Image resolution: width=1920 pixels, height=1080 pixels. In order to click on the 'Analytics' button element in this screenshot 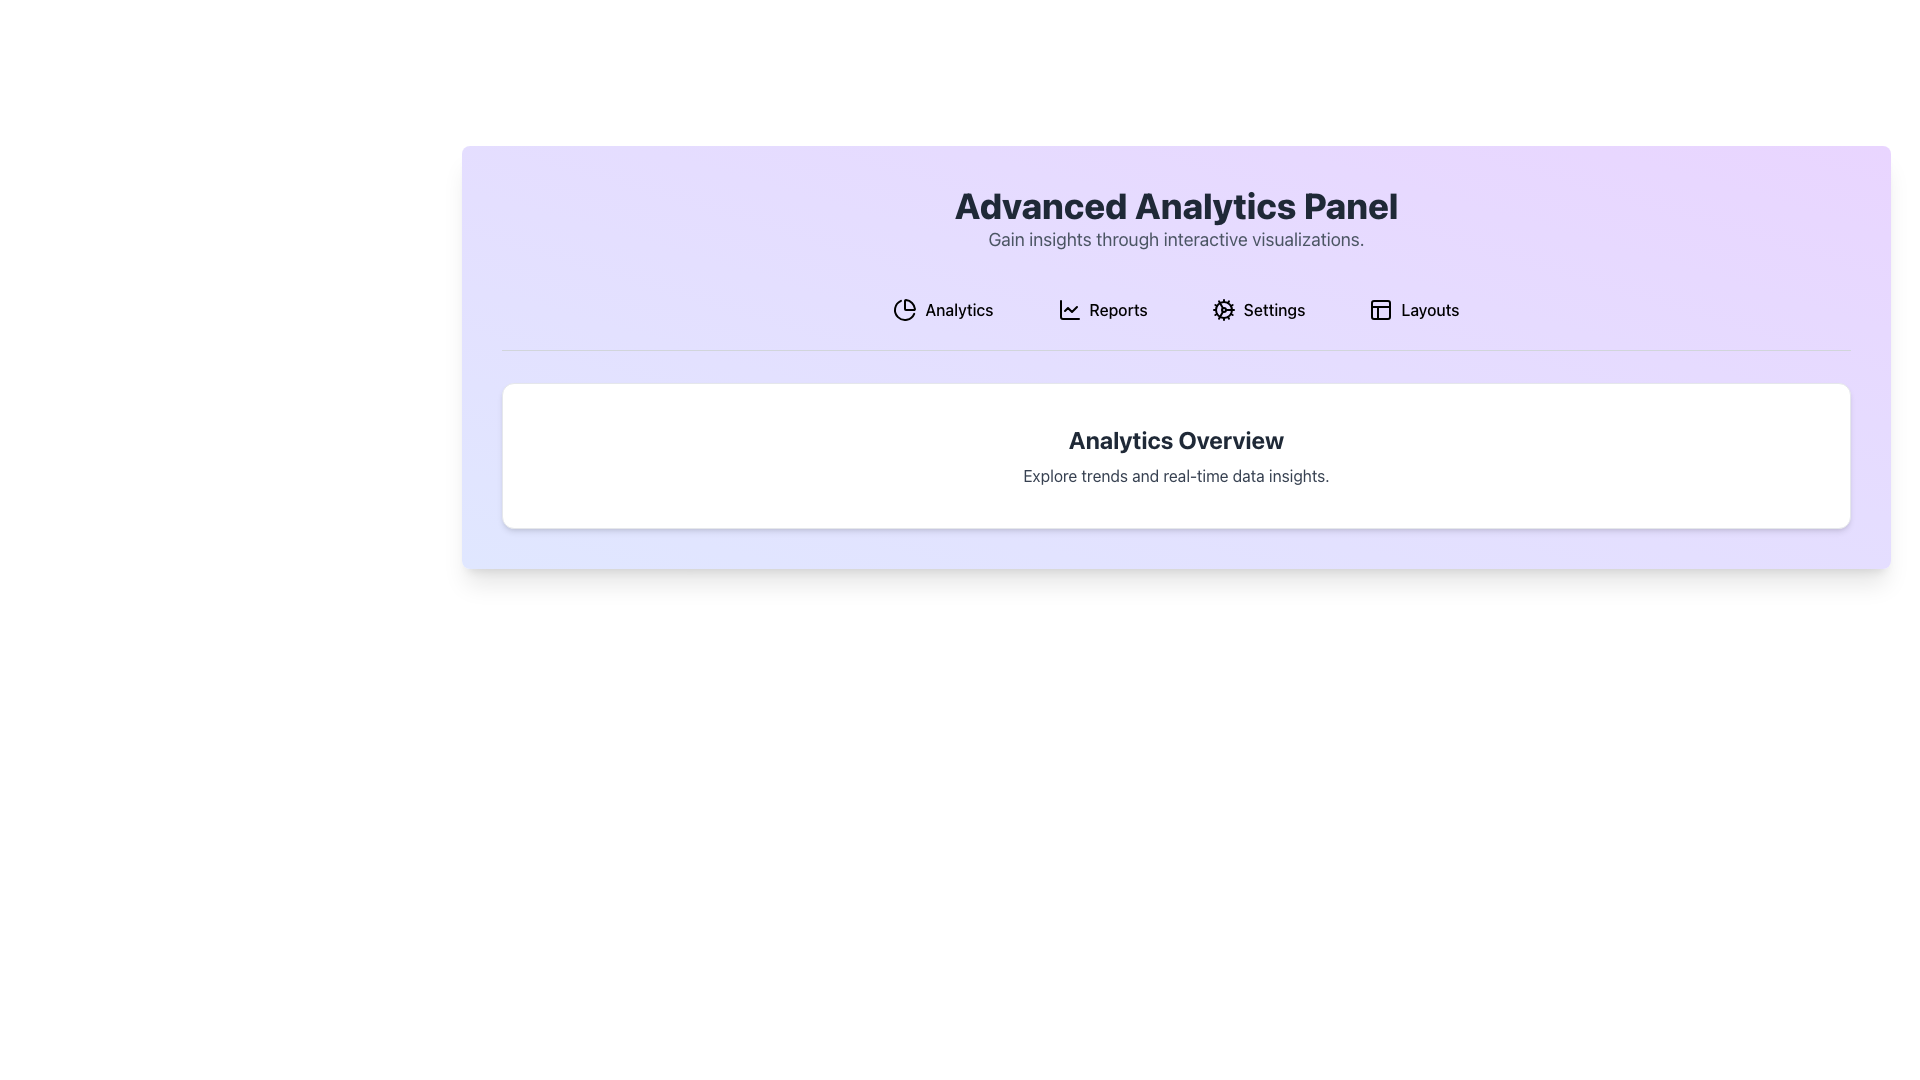, I will do `click(942, 309)`.